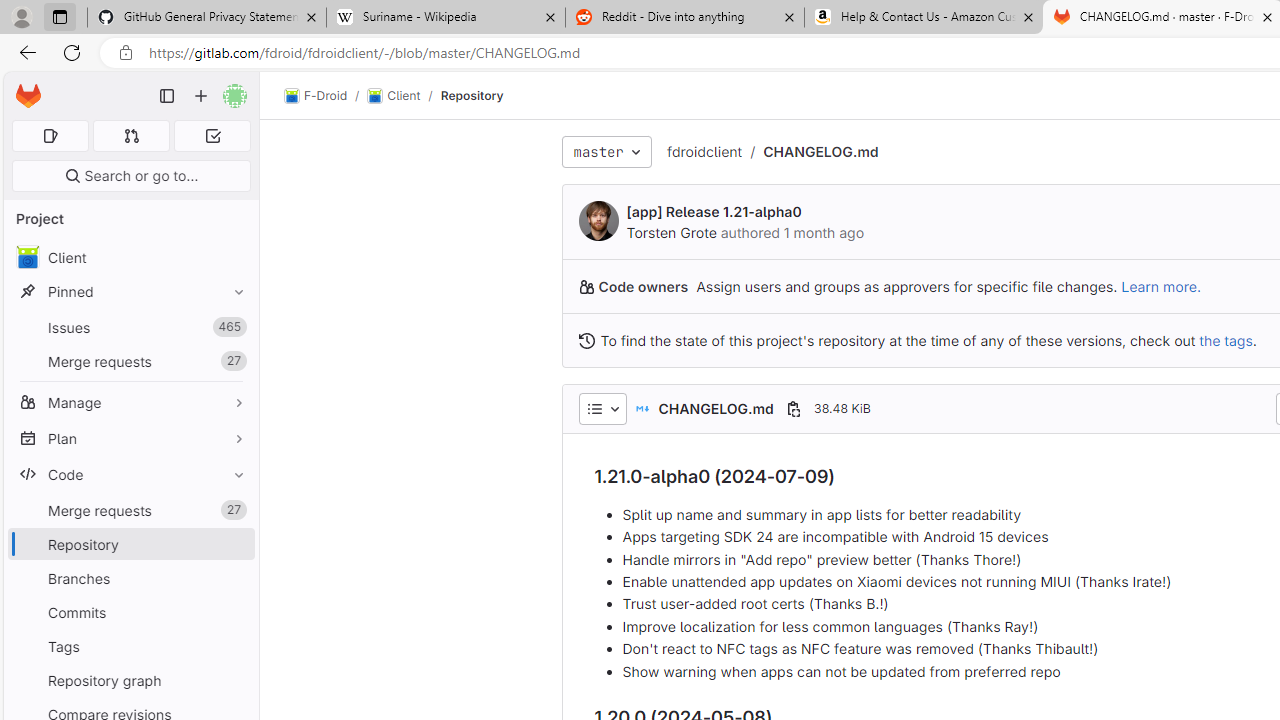  What do you see at coordinates (130, 437) in the screenshot?
I see `'Plan'` at bounding box center [130, 437].